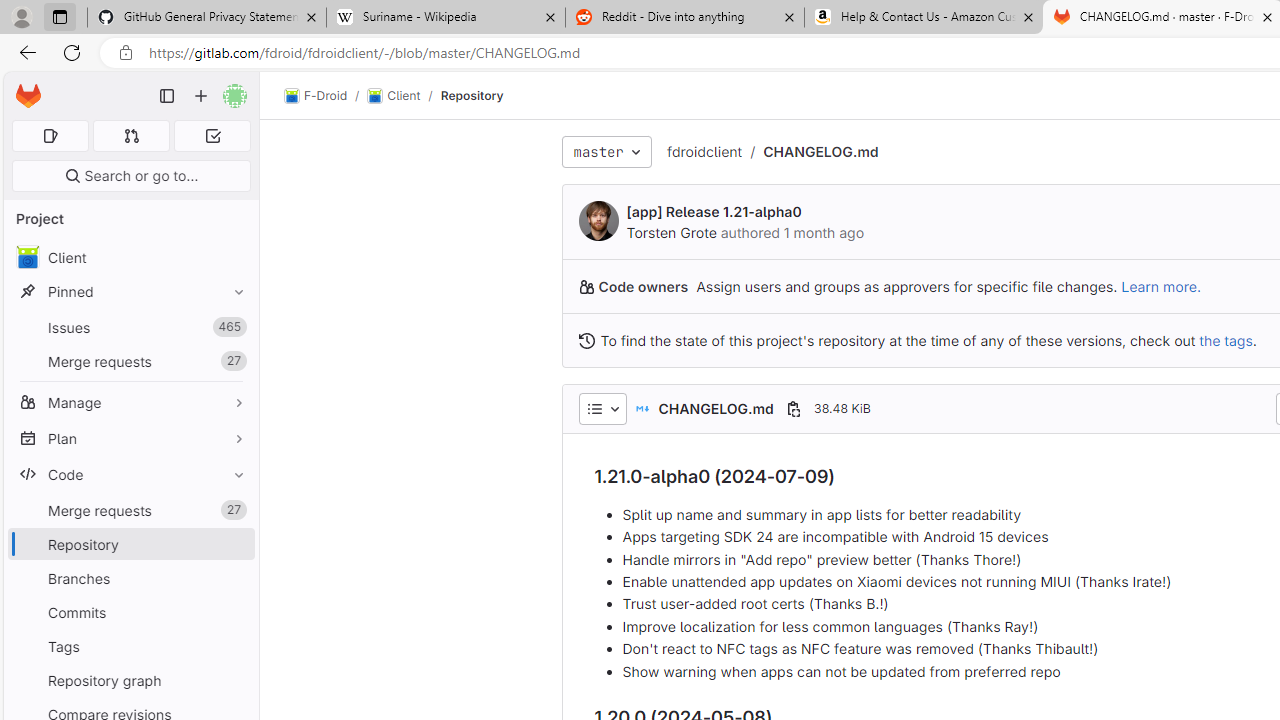  What do you see at coordinates (130, 437) in the screenshot?
I see `'Plan'` at bounding box center [130, 437].